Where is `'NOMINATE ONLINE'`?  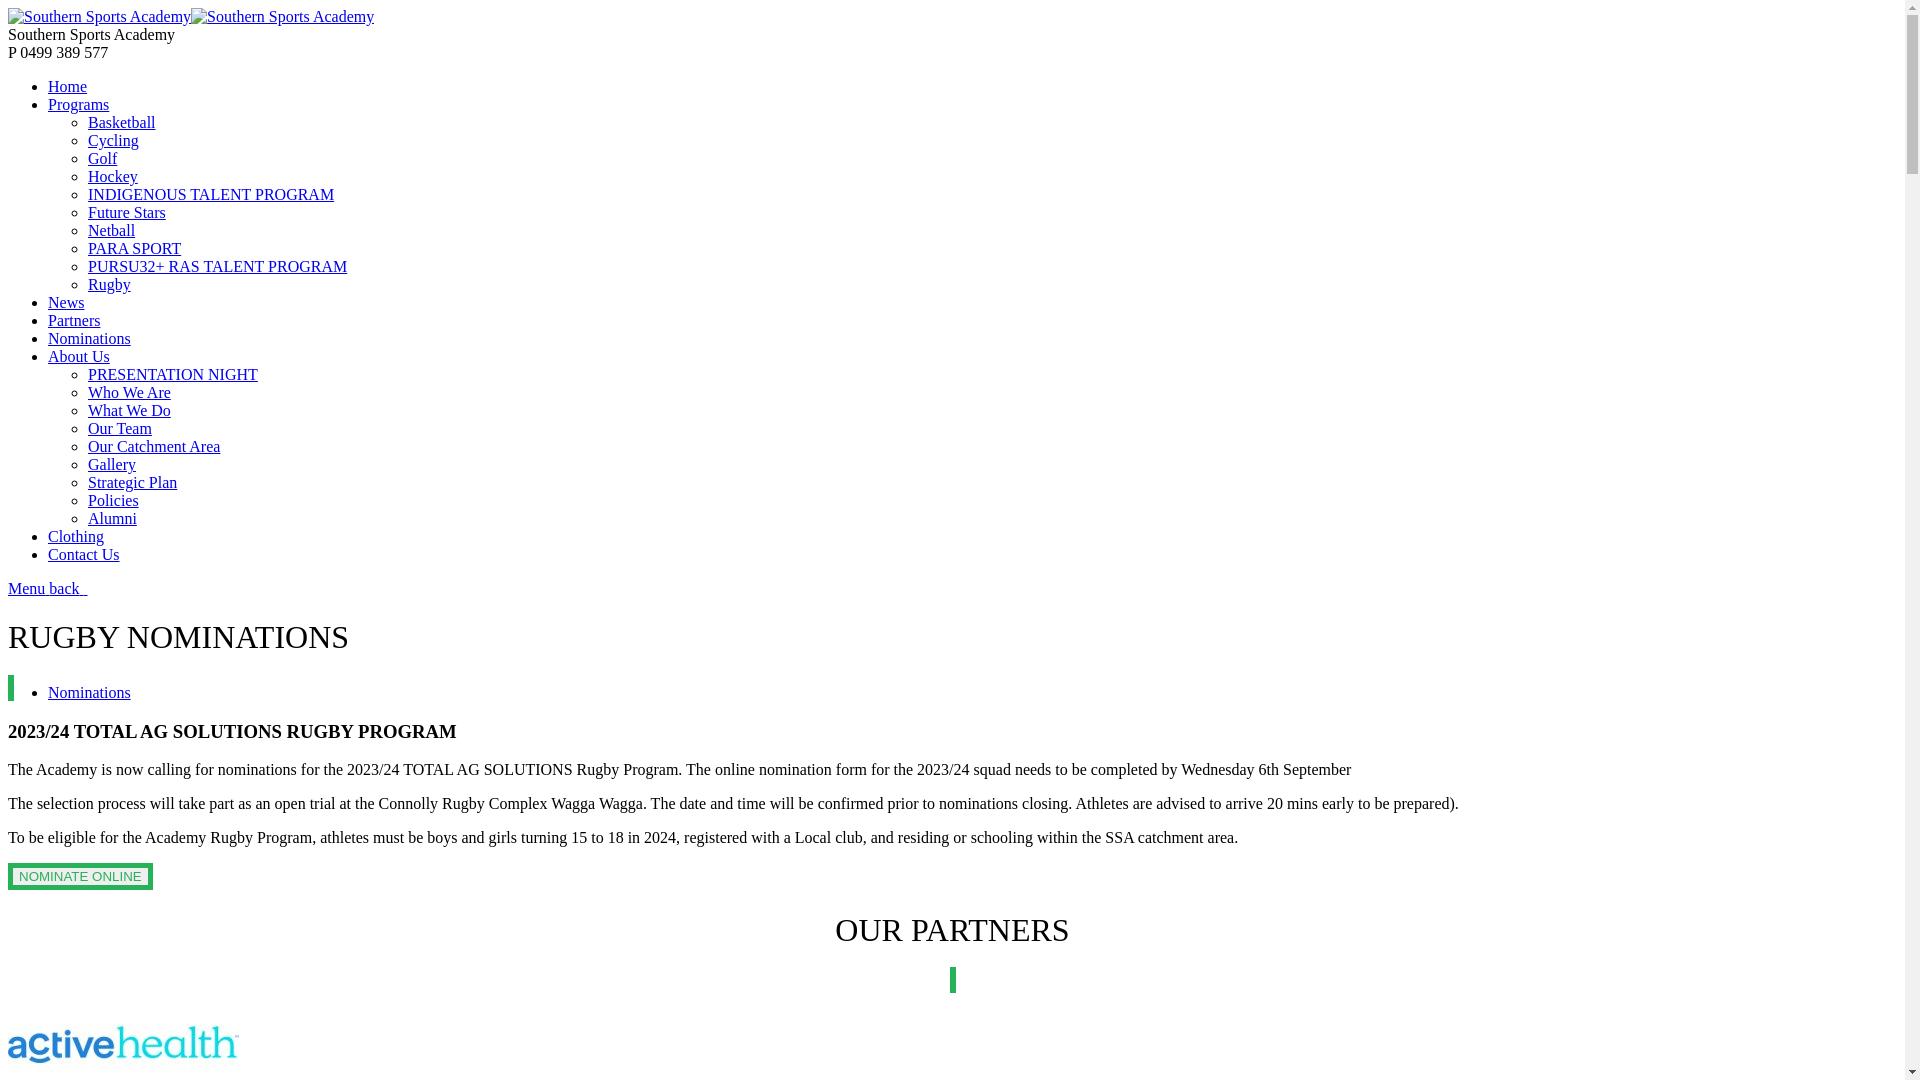 'NOMINATE ONLINE' is located at coordinates (80, 874).